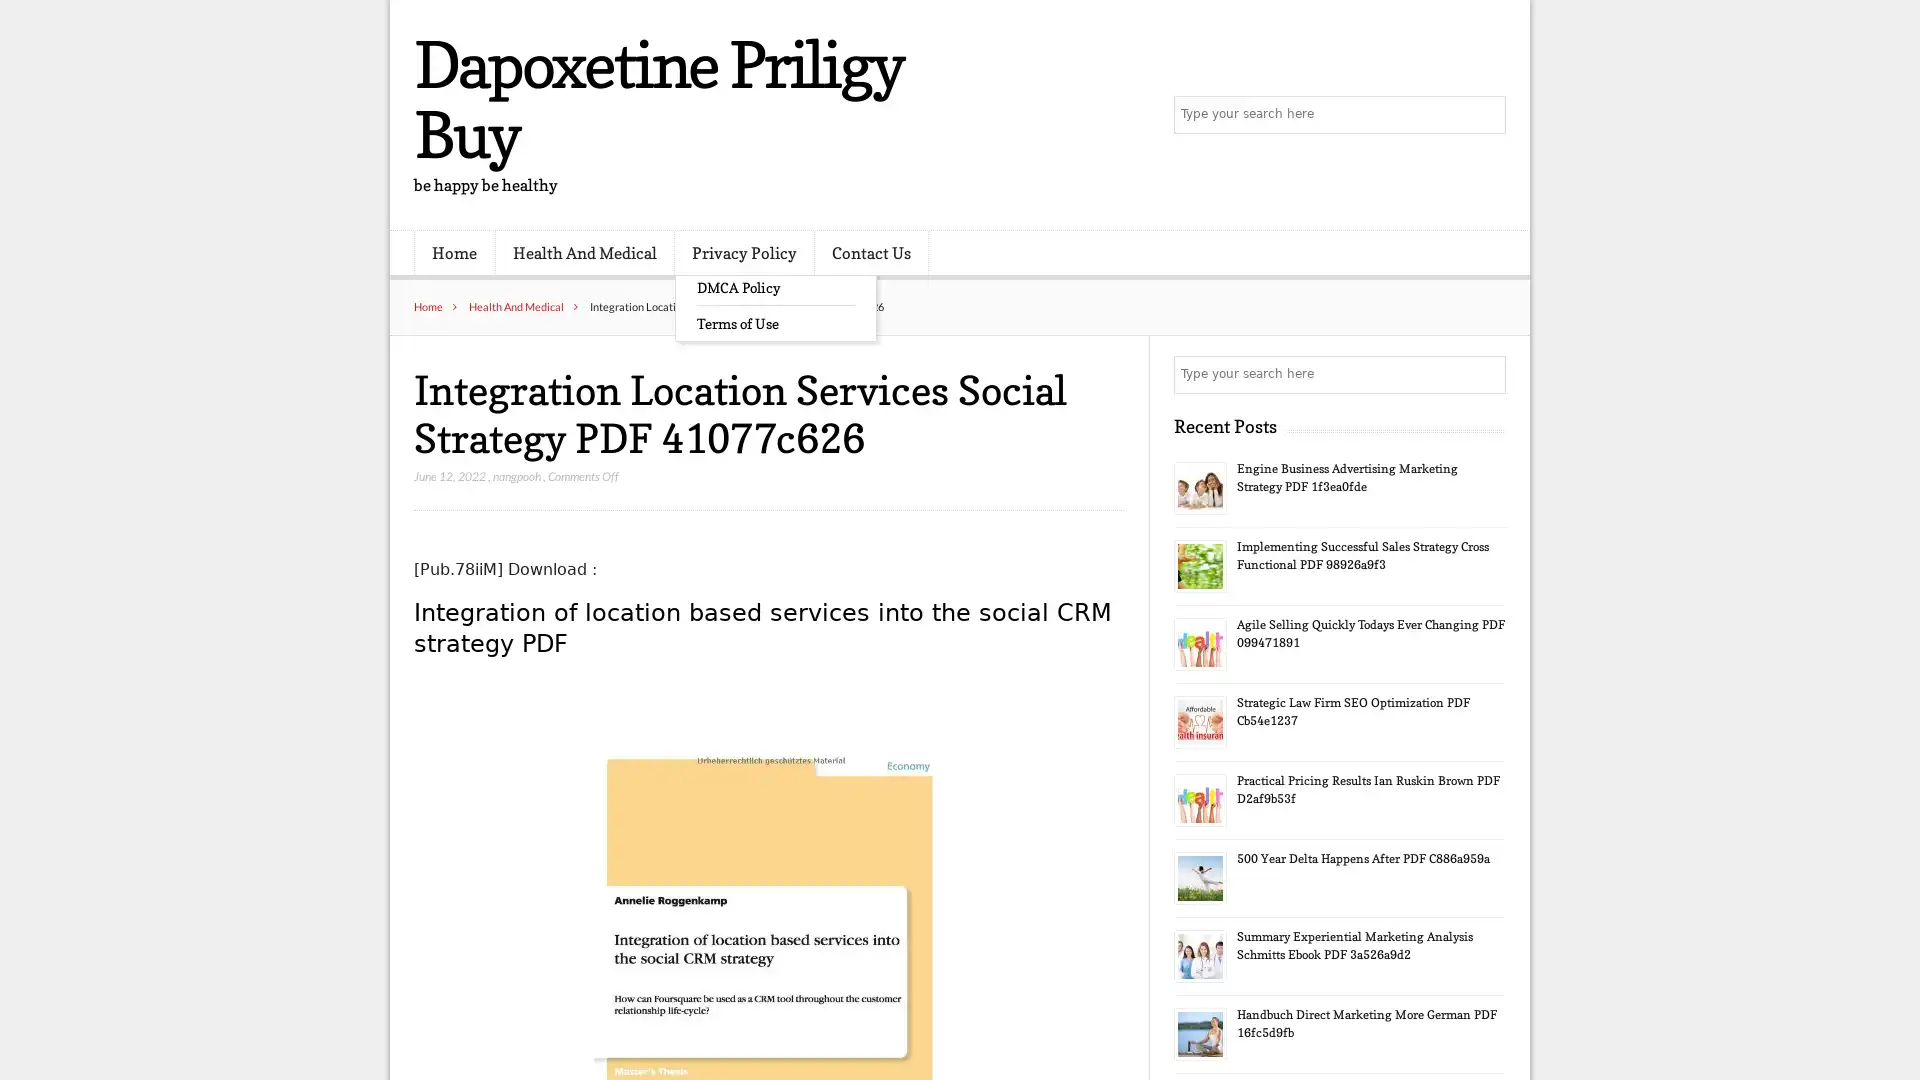 This screenshot has width=1920, height=1080. What do you see at coordinates (1485, 115) in the screenshot?
I see `Search` at bounding box center [1485, 115].